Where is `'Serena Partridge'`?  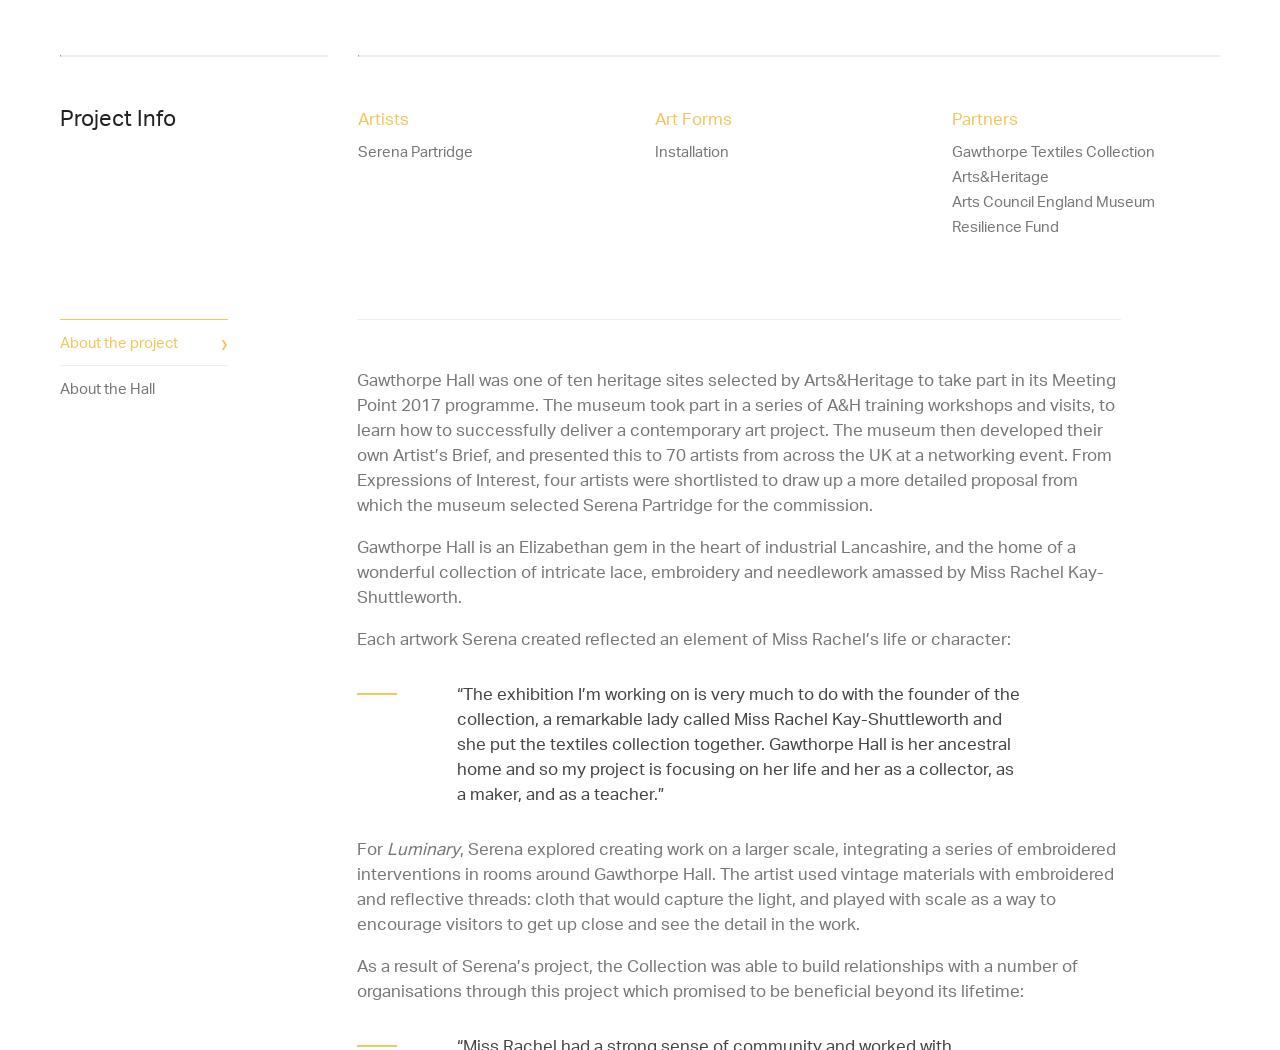
'Serena Partridge' is located at coordinates (413, 151).